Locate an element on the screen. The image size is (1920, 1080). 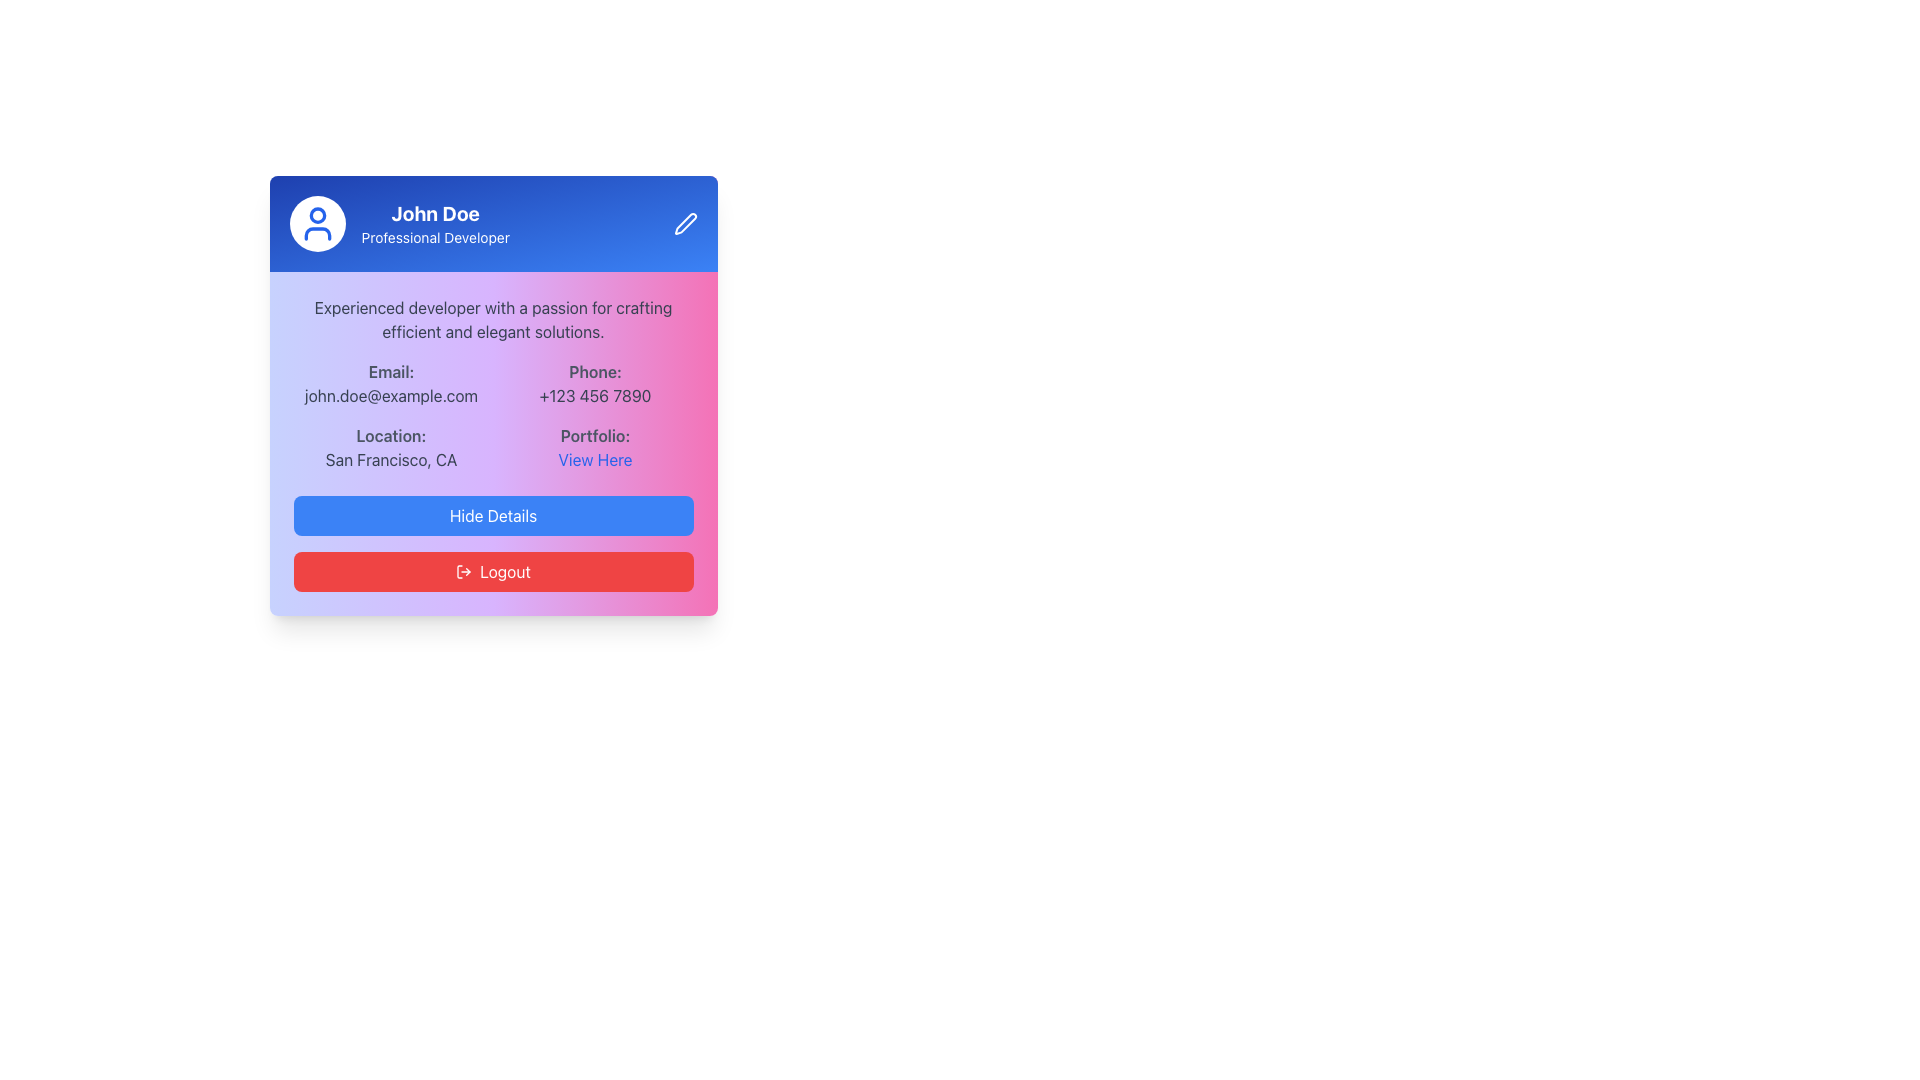
the Text Label displaying the user's name, which is located at the top-left portion of the profile card, next to the profile image and above the subtitle text is located at coordinates (434, 213).